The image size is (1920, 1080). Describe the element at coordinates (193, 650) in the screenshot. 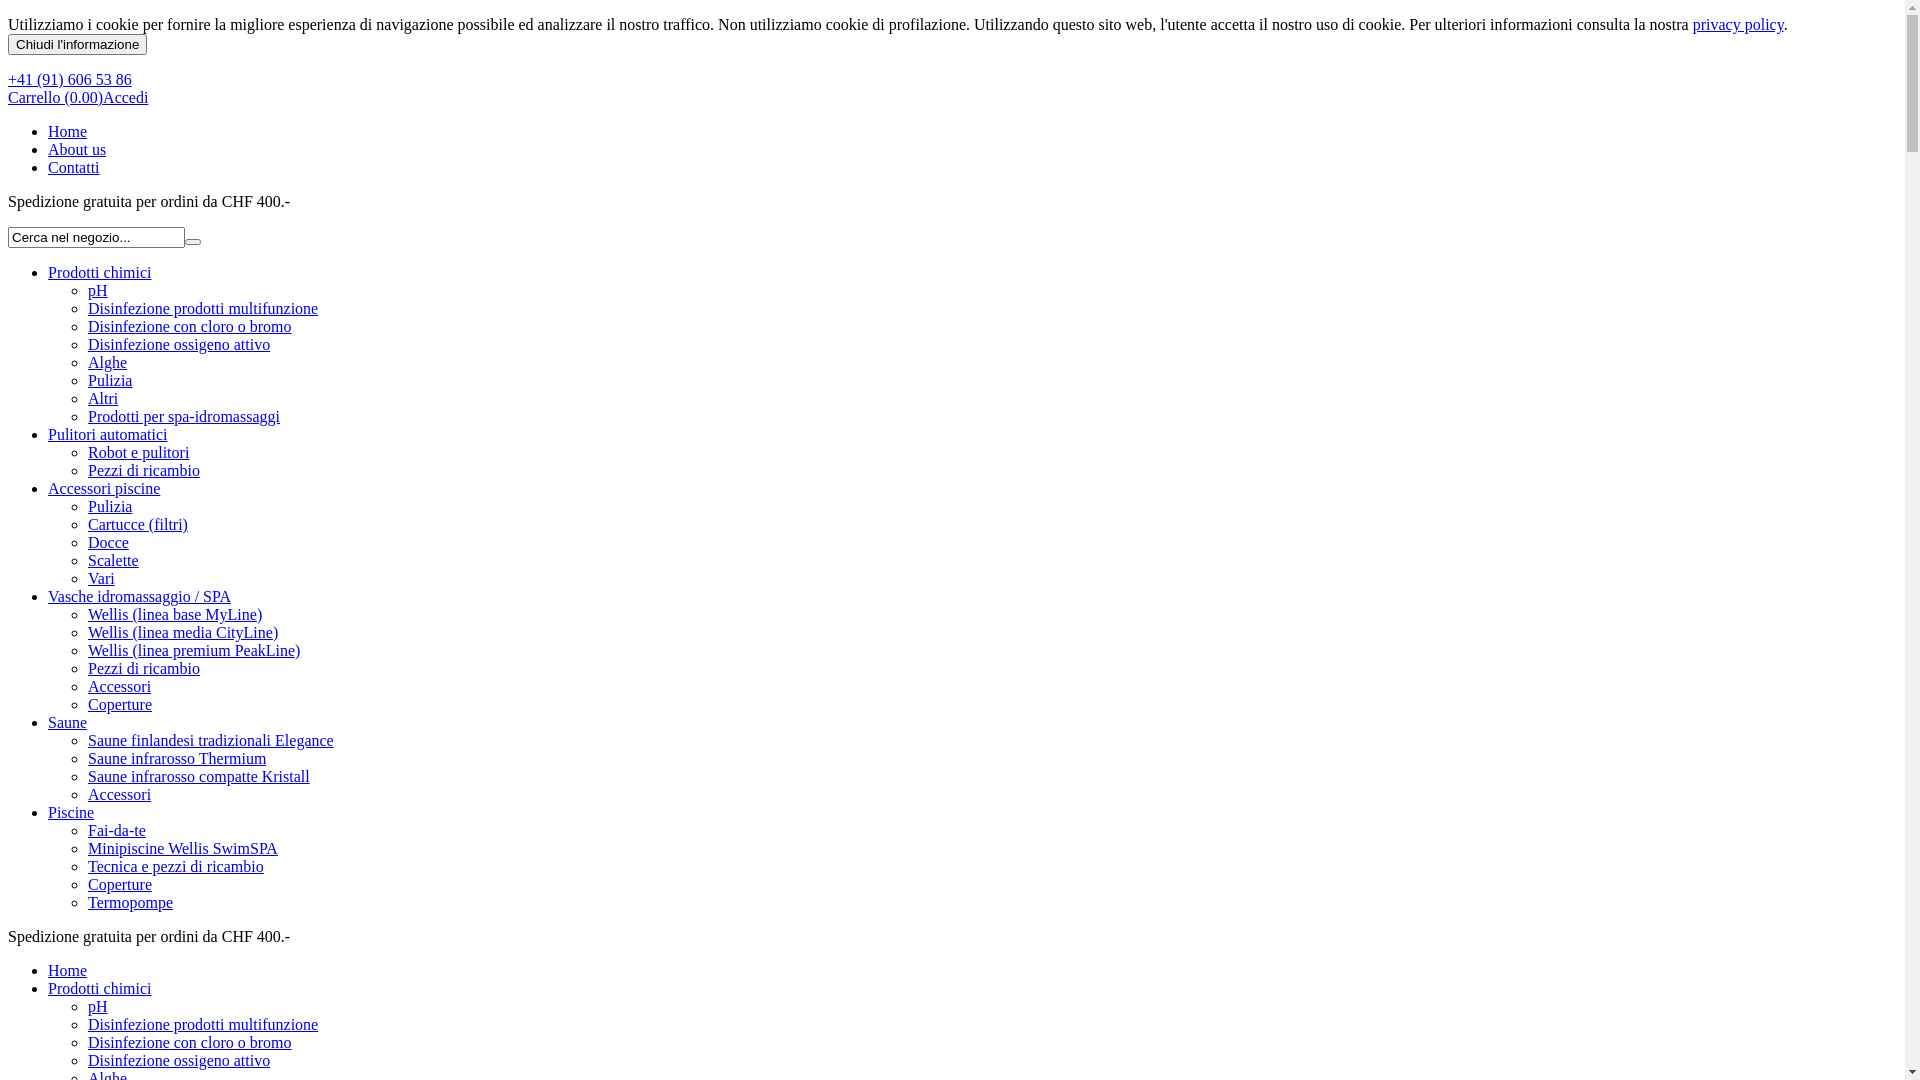

I see `'Wellis (linea premium PeakLine)'` at that location.